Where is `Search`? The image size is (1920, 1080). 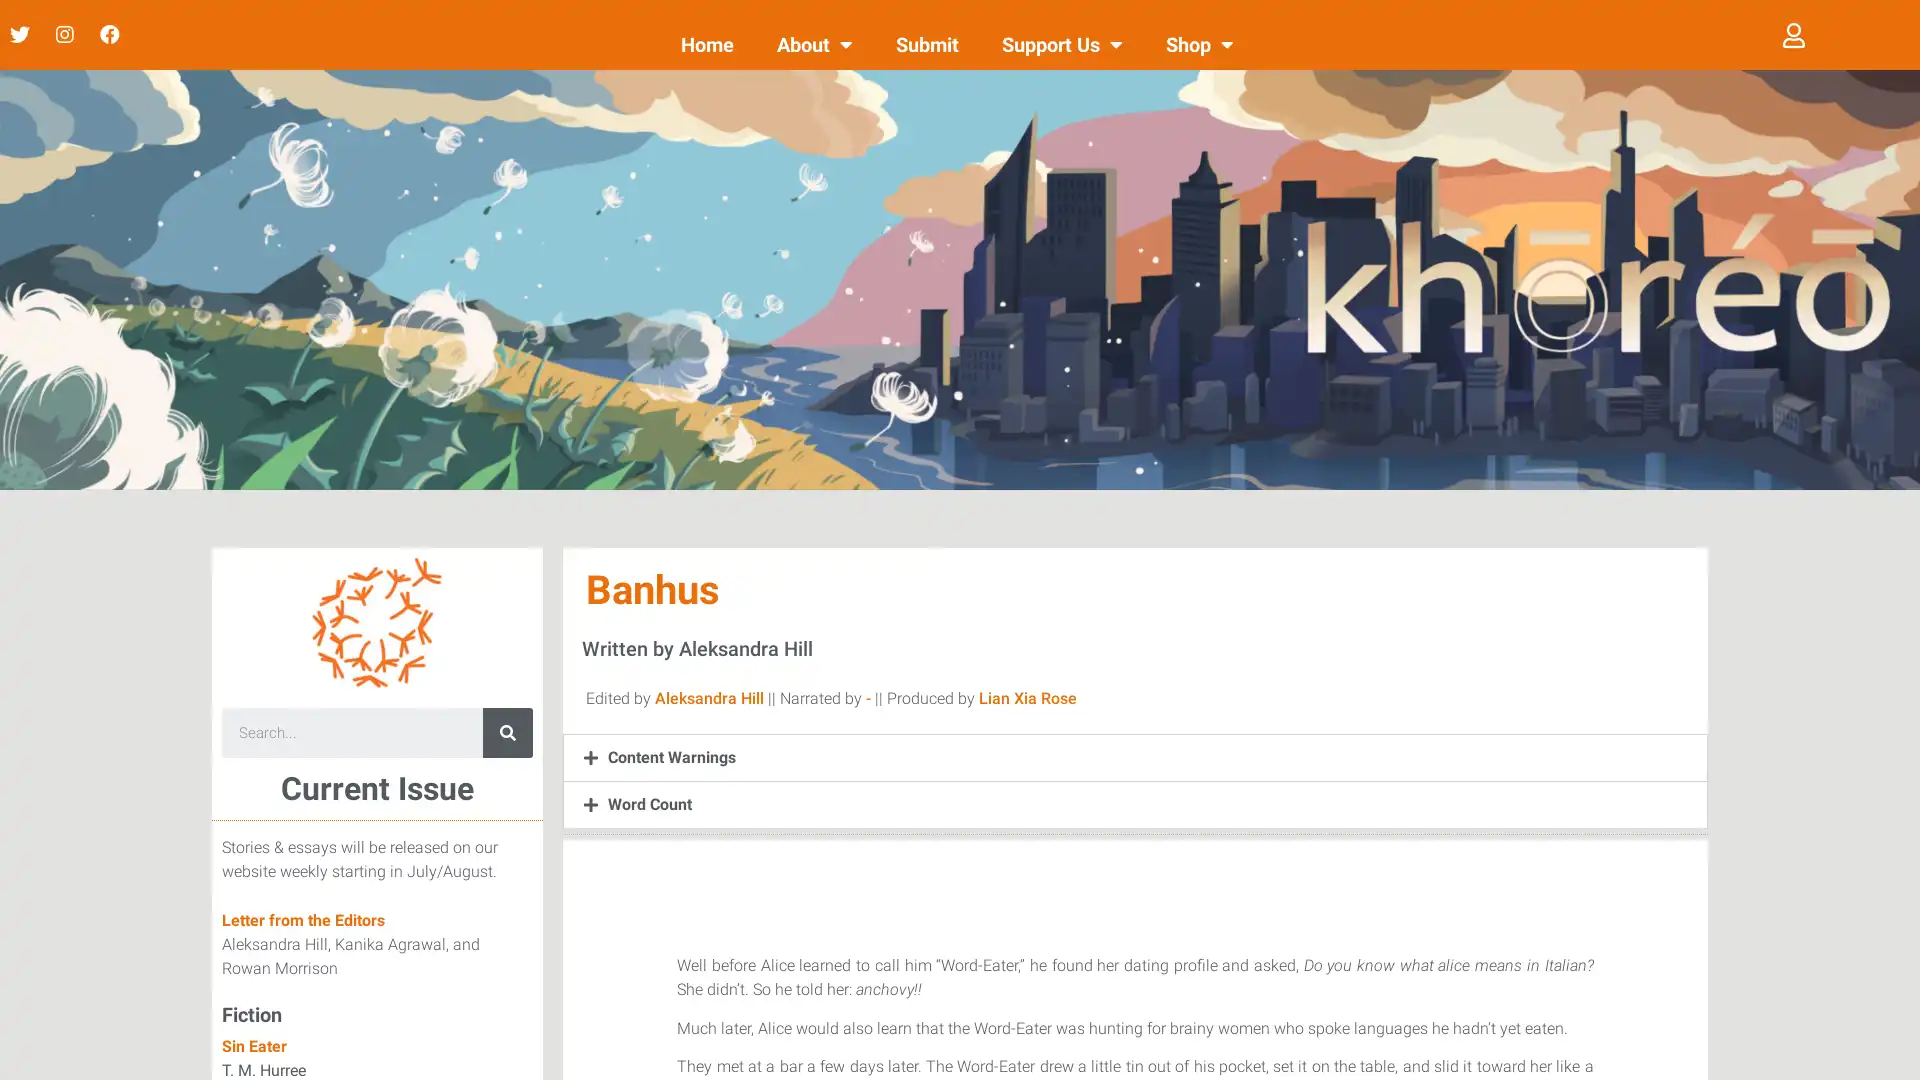 Search is located at coordinates (507, 732).